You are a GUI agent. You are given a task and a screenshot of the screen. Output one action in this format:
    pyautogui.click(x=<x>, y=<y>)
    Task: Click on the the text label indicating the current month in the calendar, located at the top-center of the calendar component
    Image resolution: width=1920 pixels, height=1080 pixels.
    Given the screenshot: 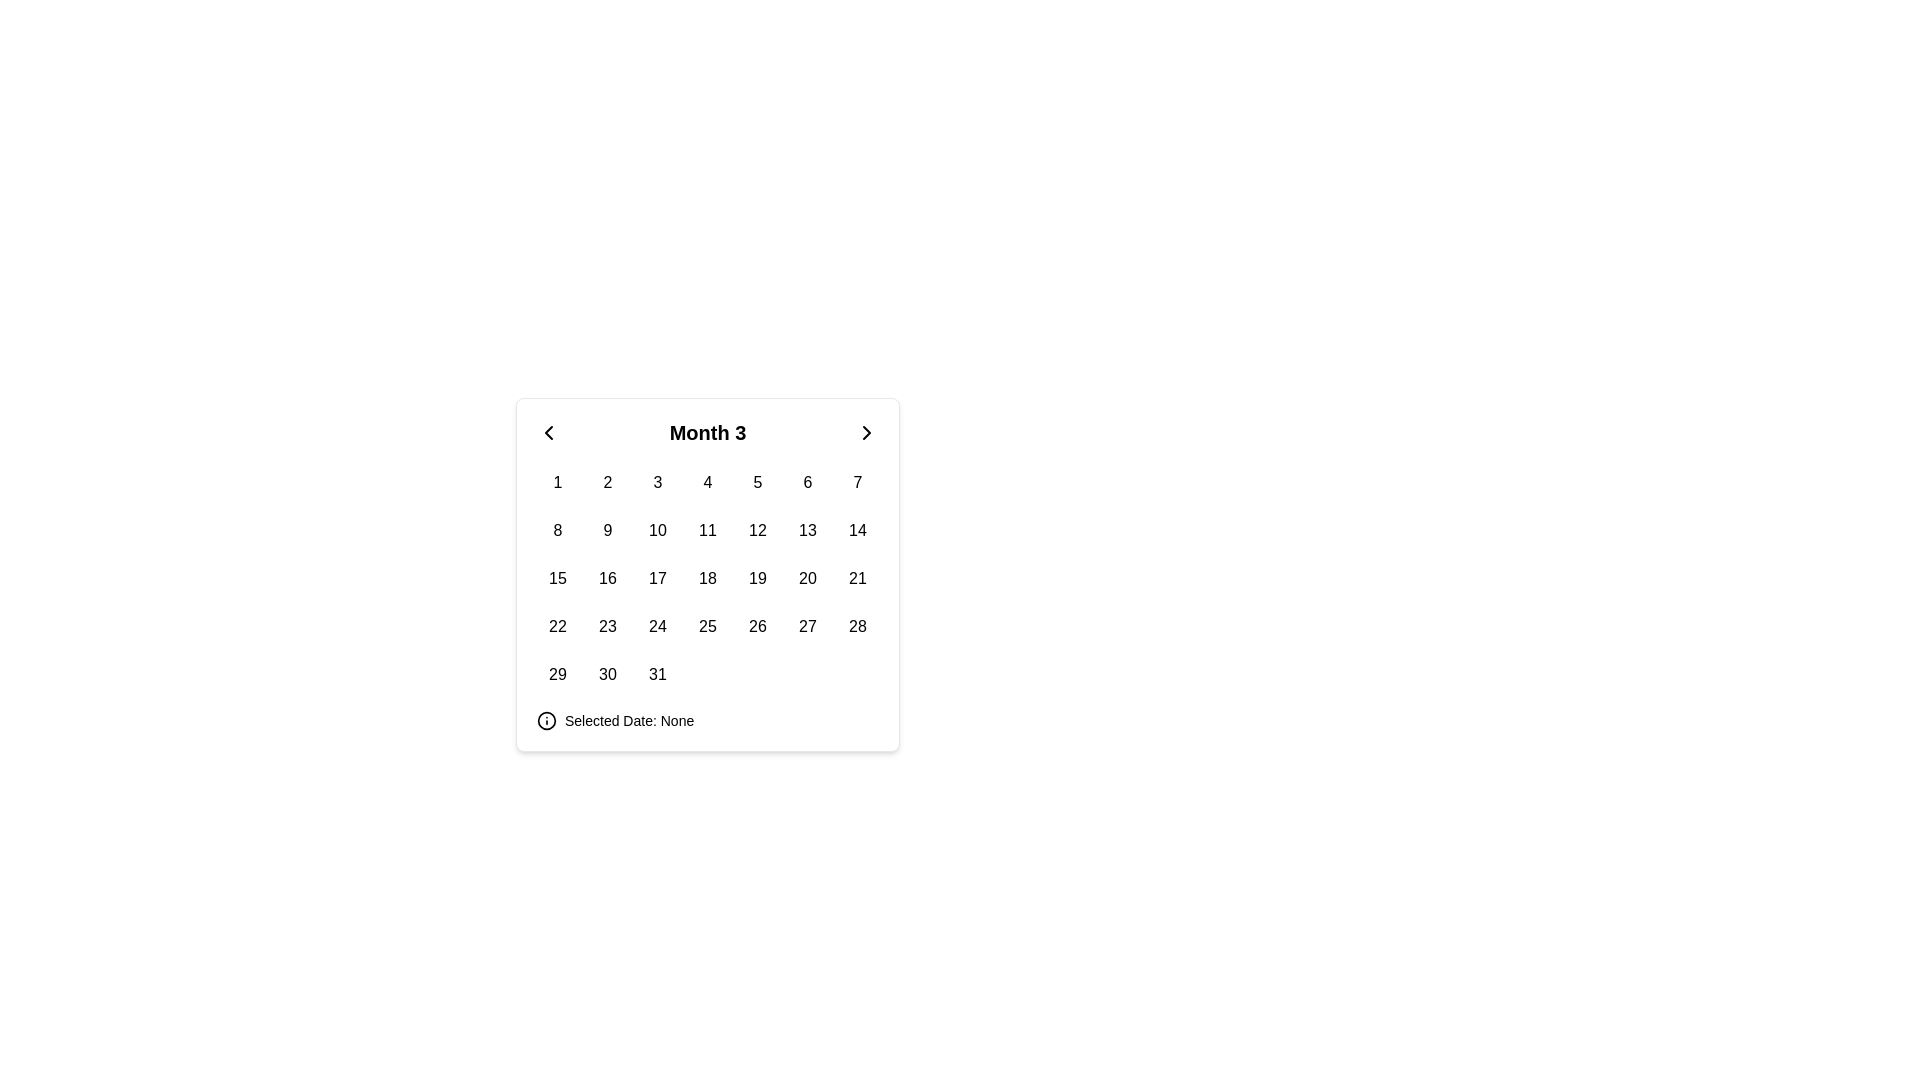 What is the action you would take?
    pyautogui.click(x=708, y=431)
    